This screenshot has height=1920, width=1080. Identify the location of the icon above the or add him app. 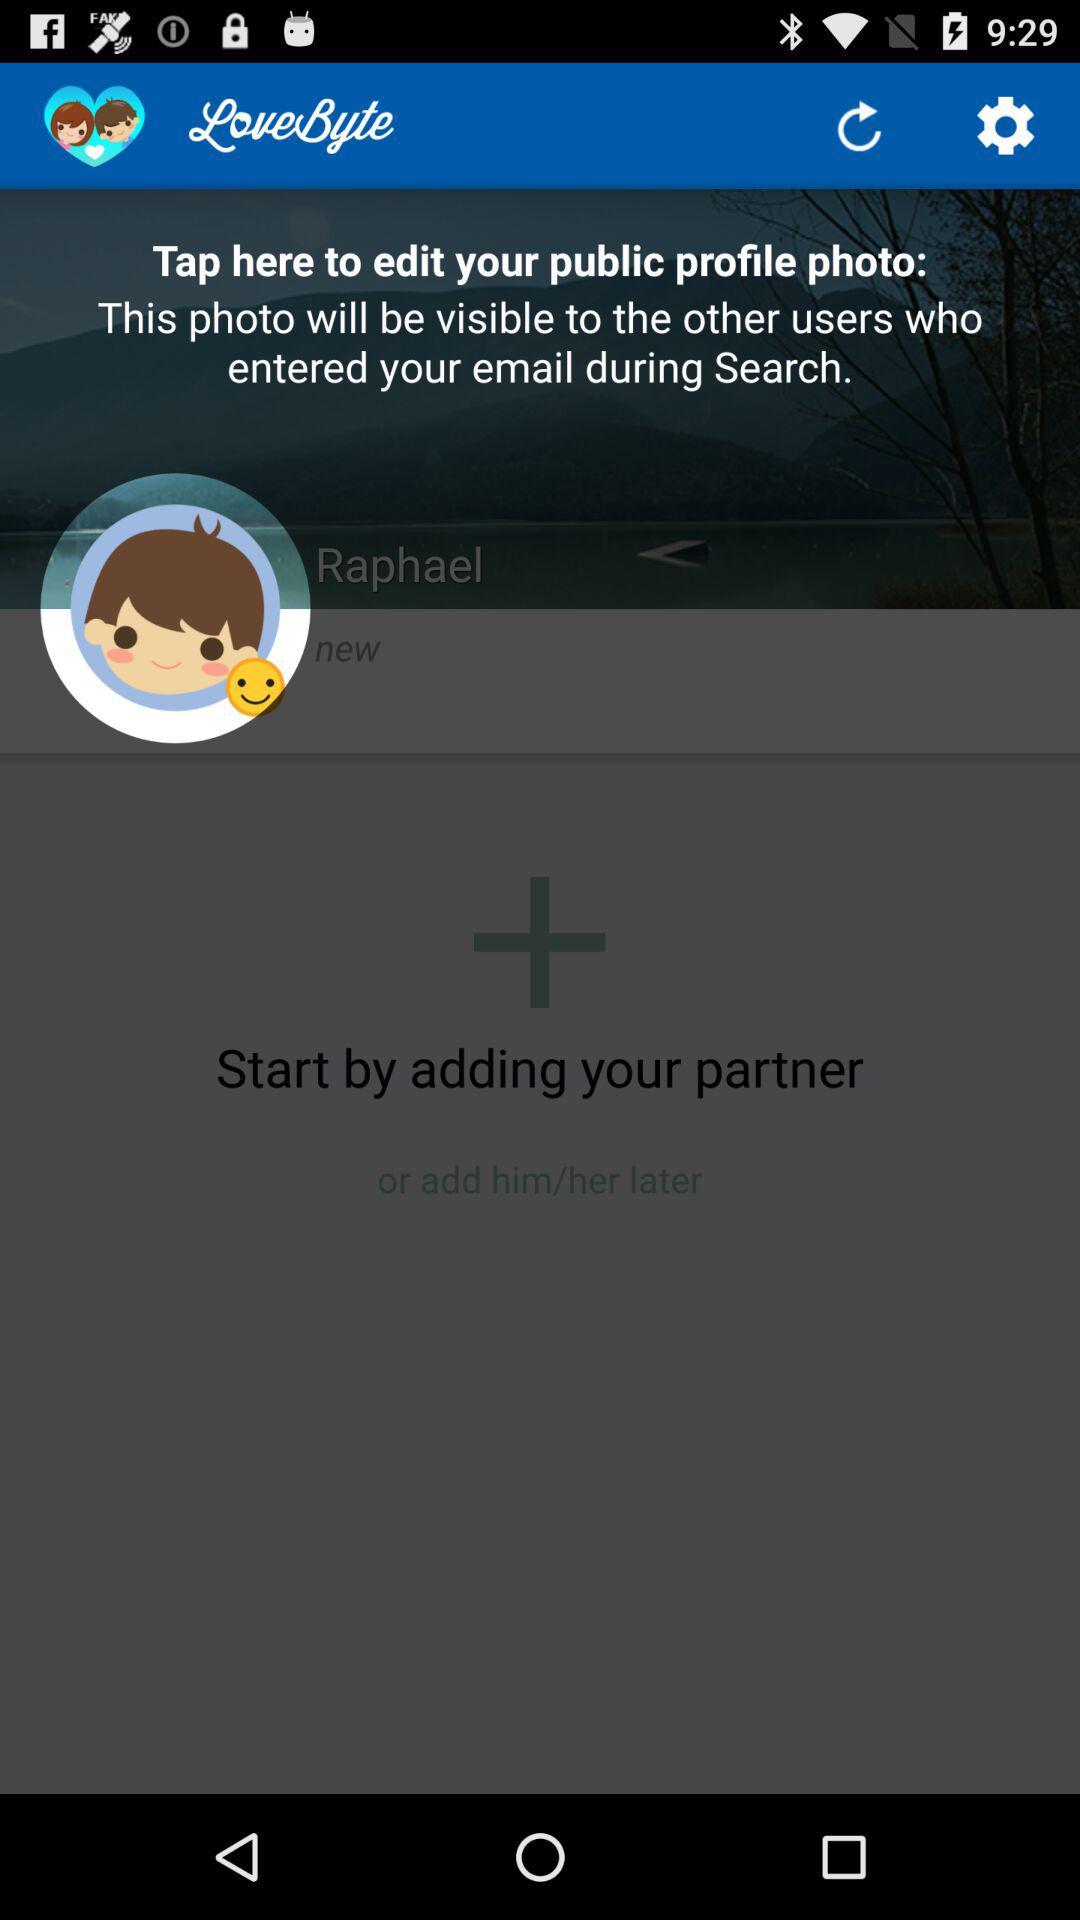
(540, 1065).